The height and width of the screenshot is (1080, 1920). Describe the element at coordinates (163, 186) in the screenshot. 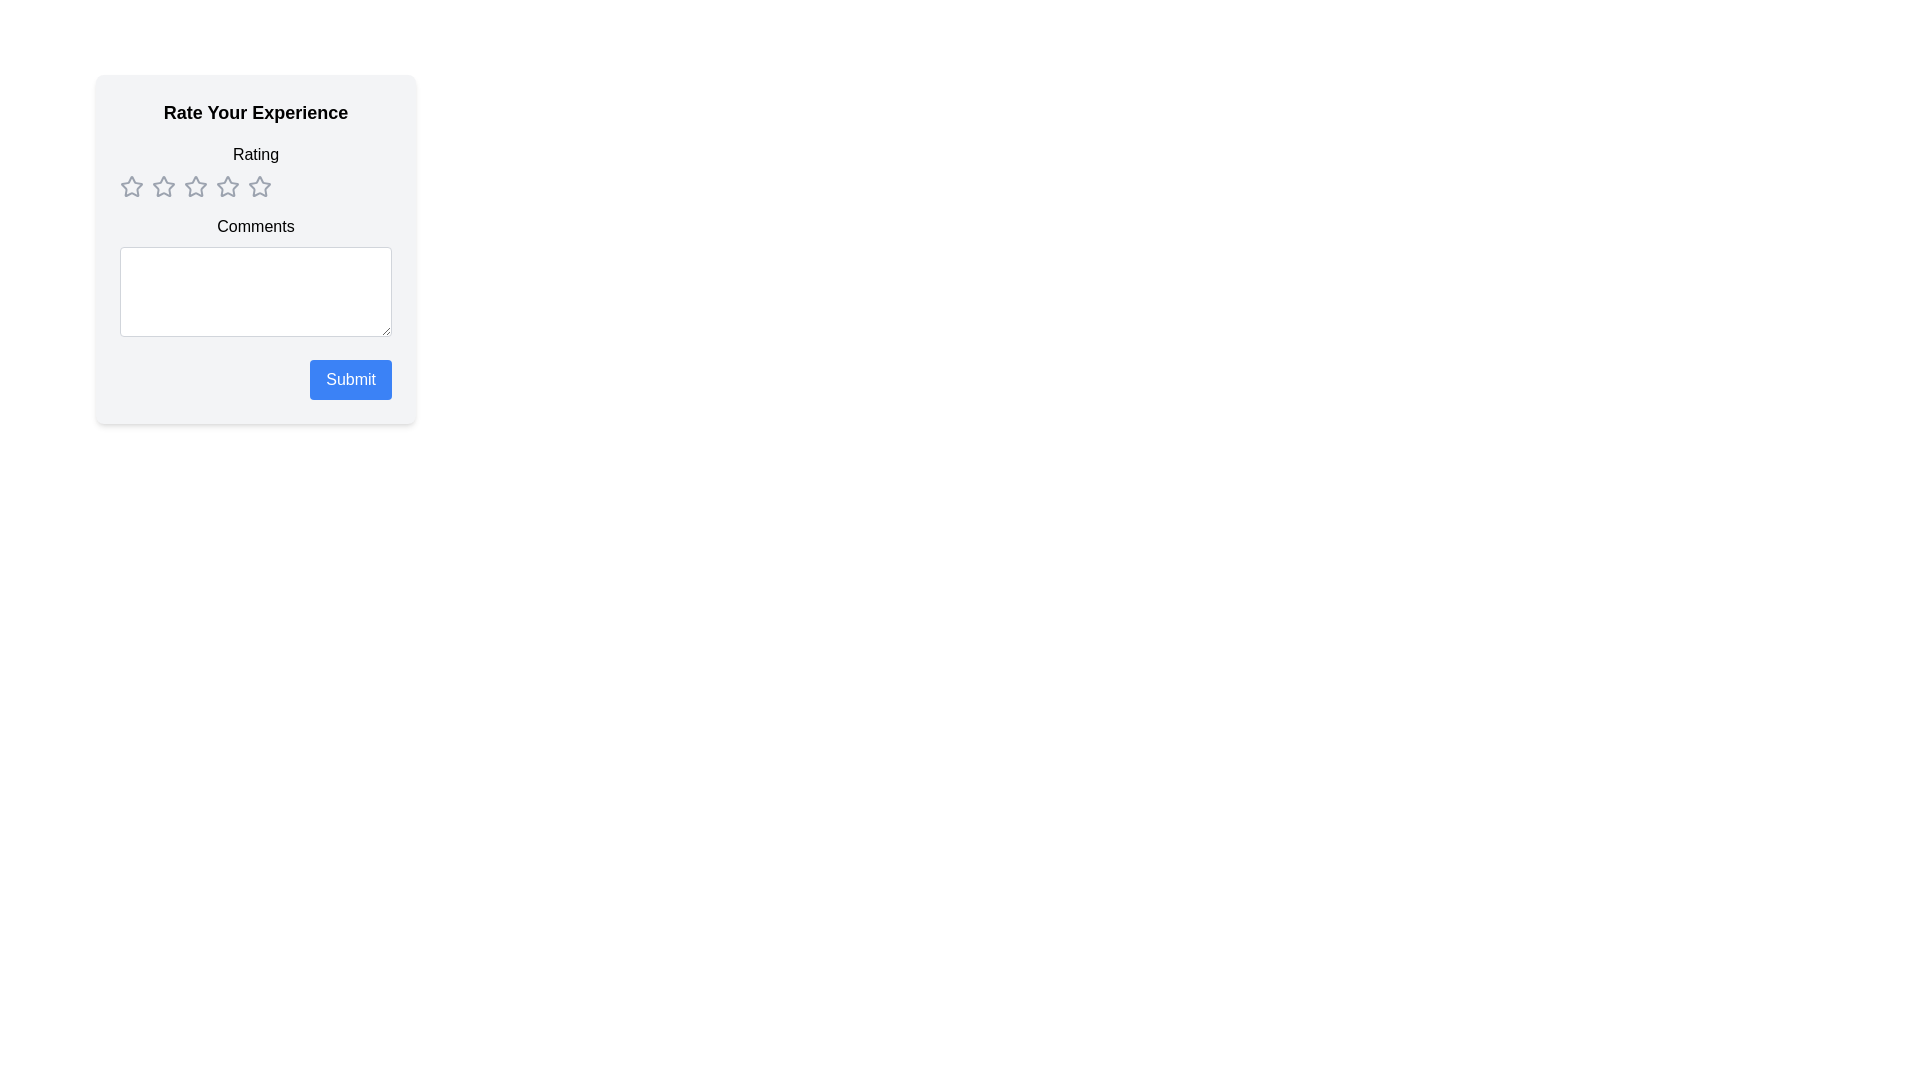

I see `the second star in the rating component` at that location.